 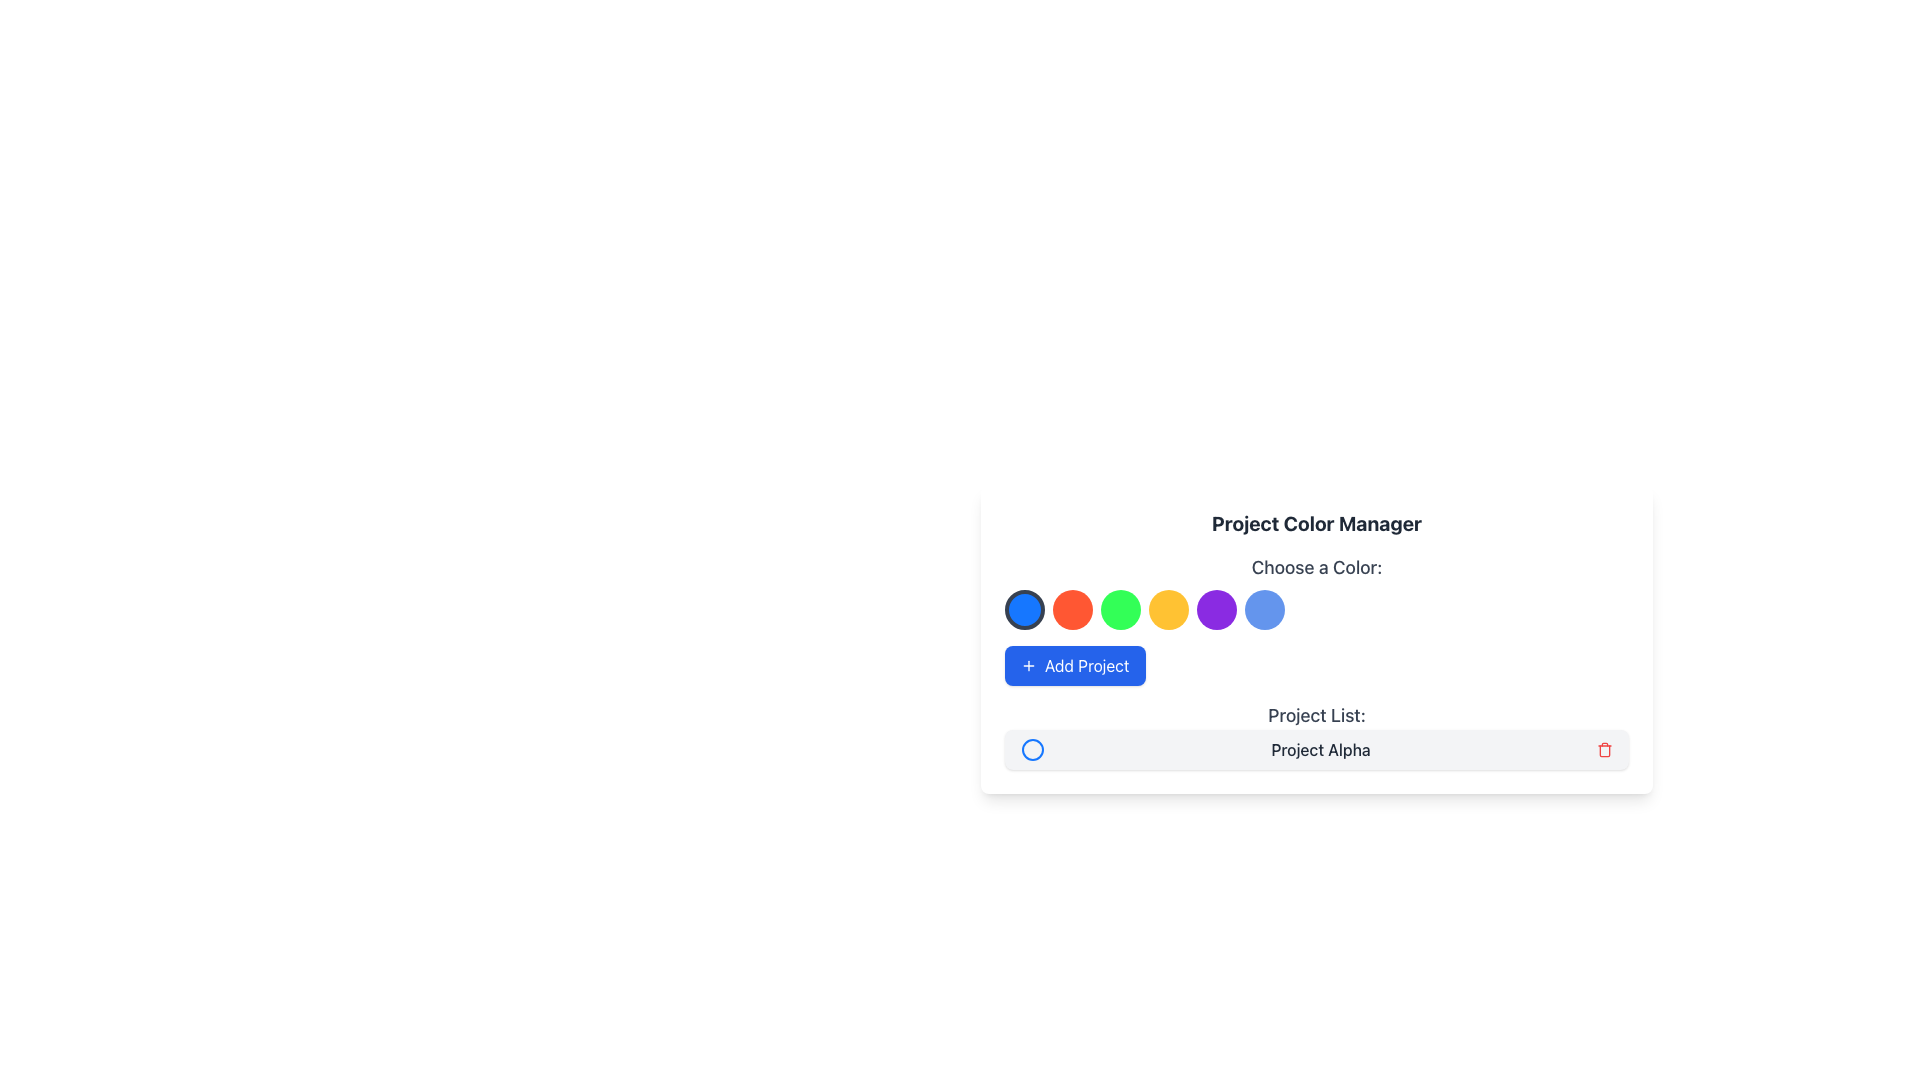 I want to click on the vibrant orange circular button, which is the second button in a row of six, so click(x=1072, y=608).